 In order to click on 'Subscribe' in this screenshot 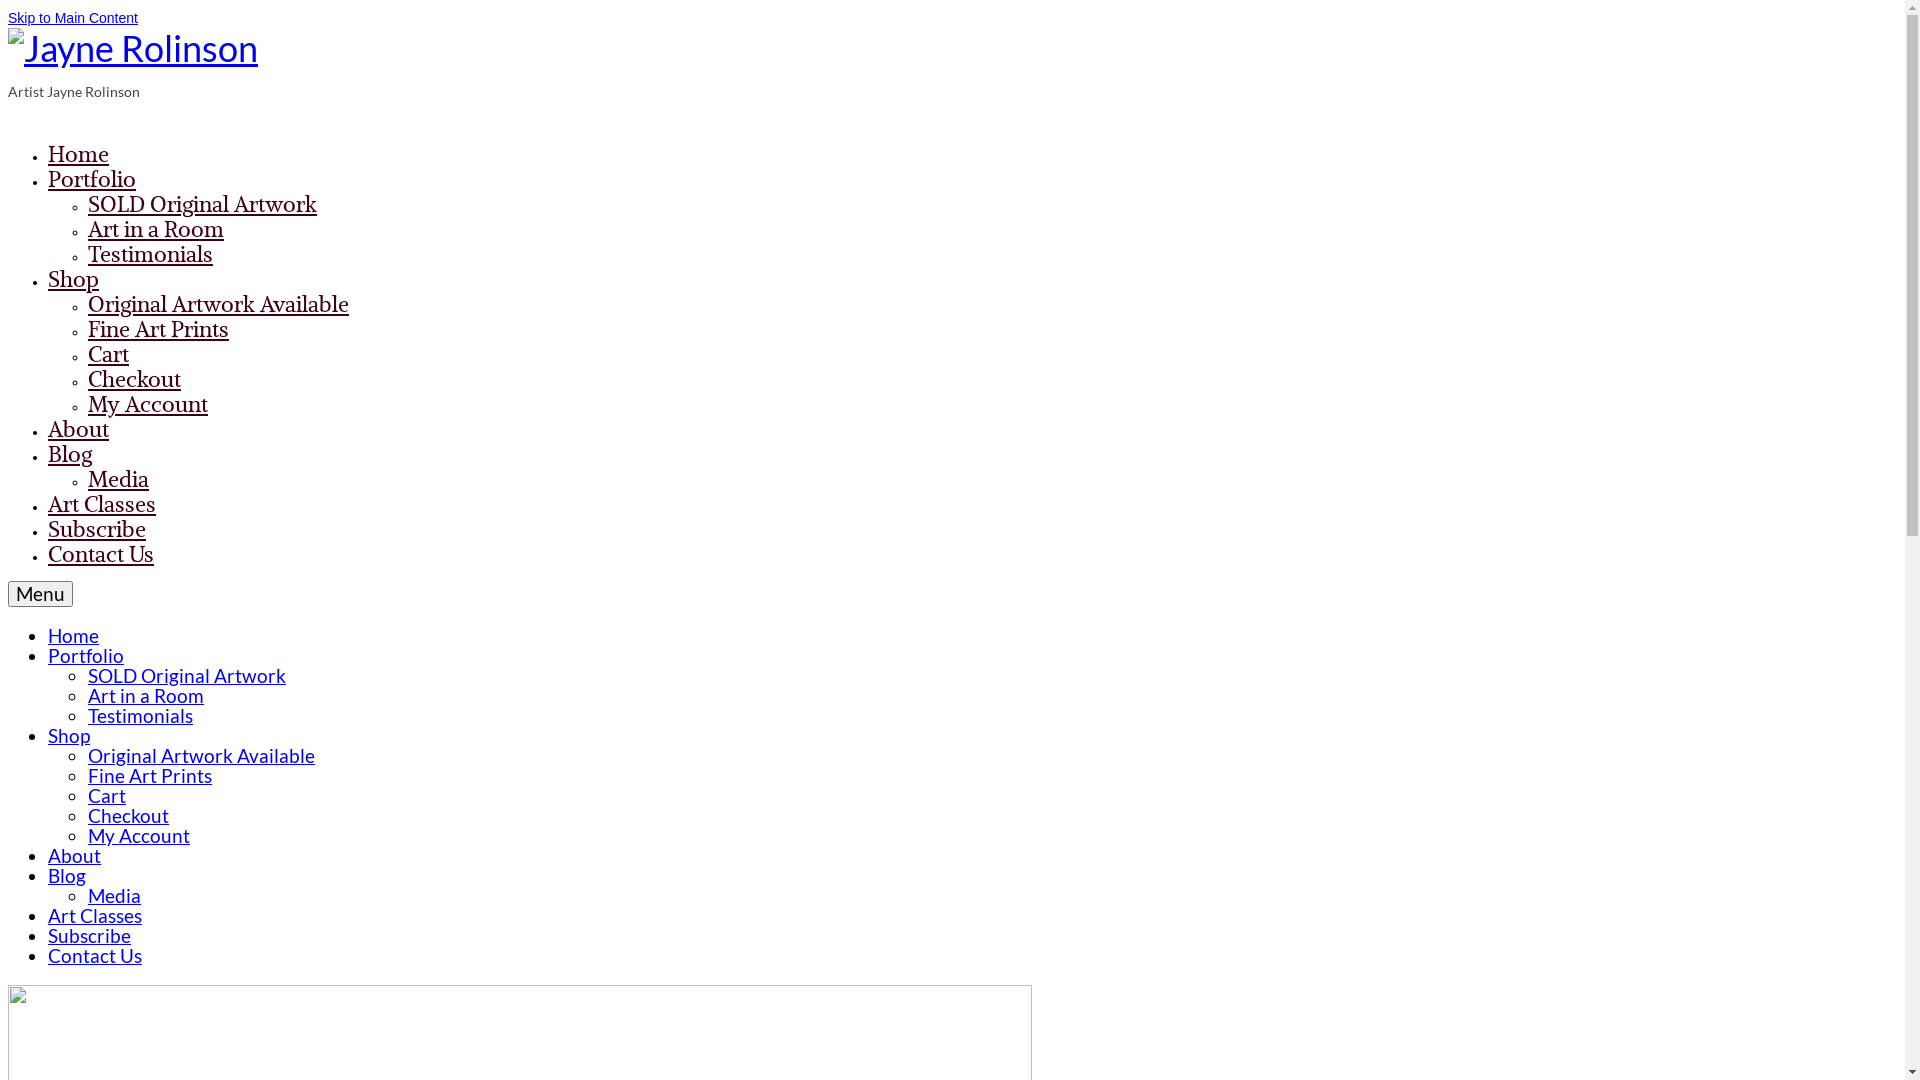, I will do `click(88, 935)`.